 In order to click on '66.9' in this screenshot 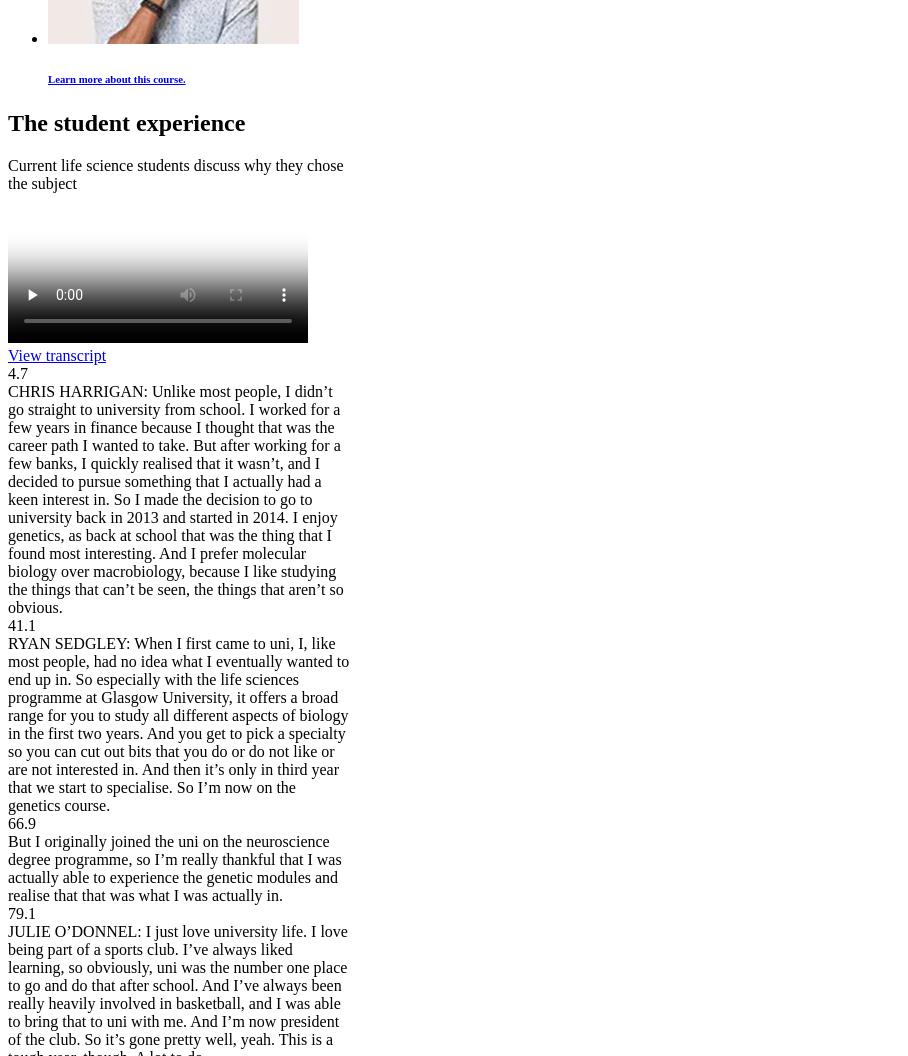, I will do `click(20, 823)`.